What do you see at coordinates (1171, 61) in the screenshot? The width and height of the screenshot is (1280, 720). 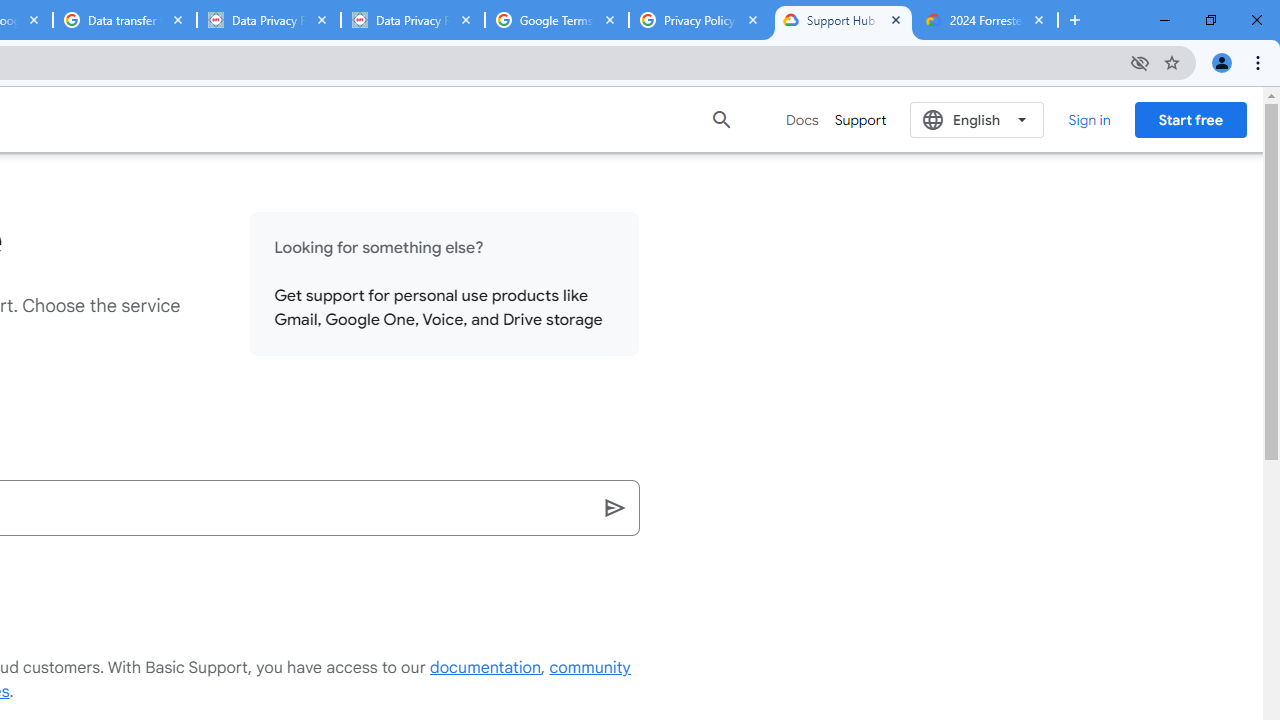 I see `'Bookmark this tab'` at bounding box center [1171, 61].